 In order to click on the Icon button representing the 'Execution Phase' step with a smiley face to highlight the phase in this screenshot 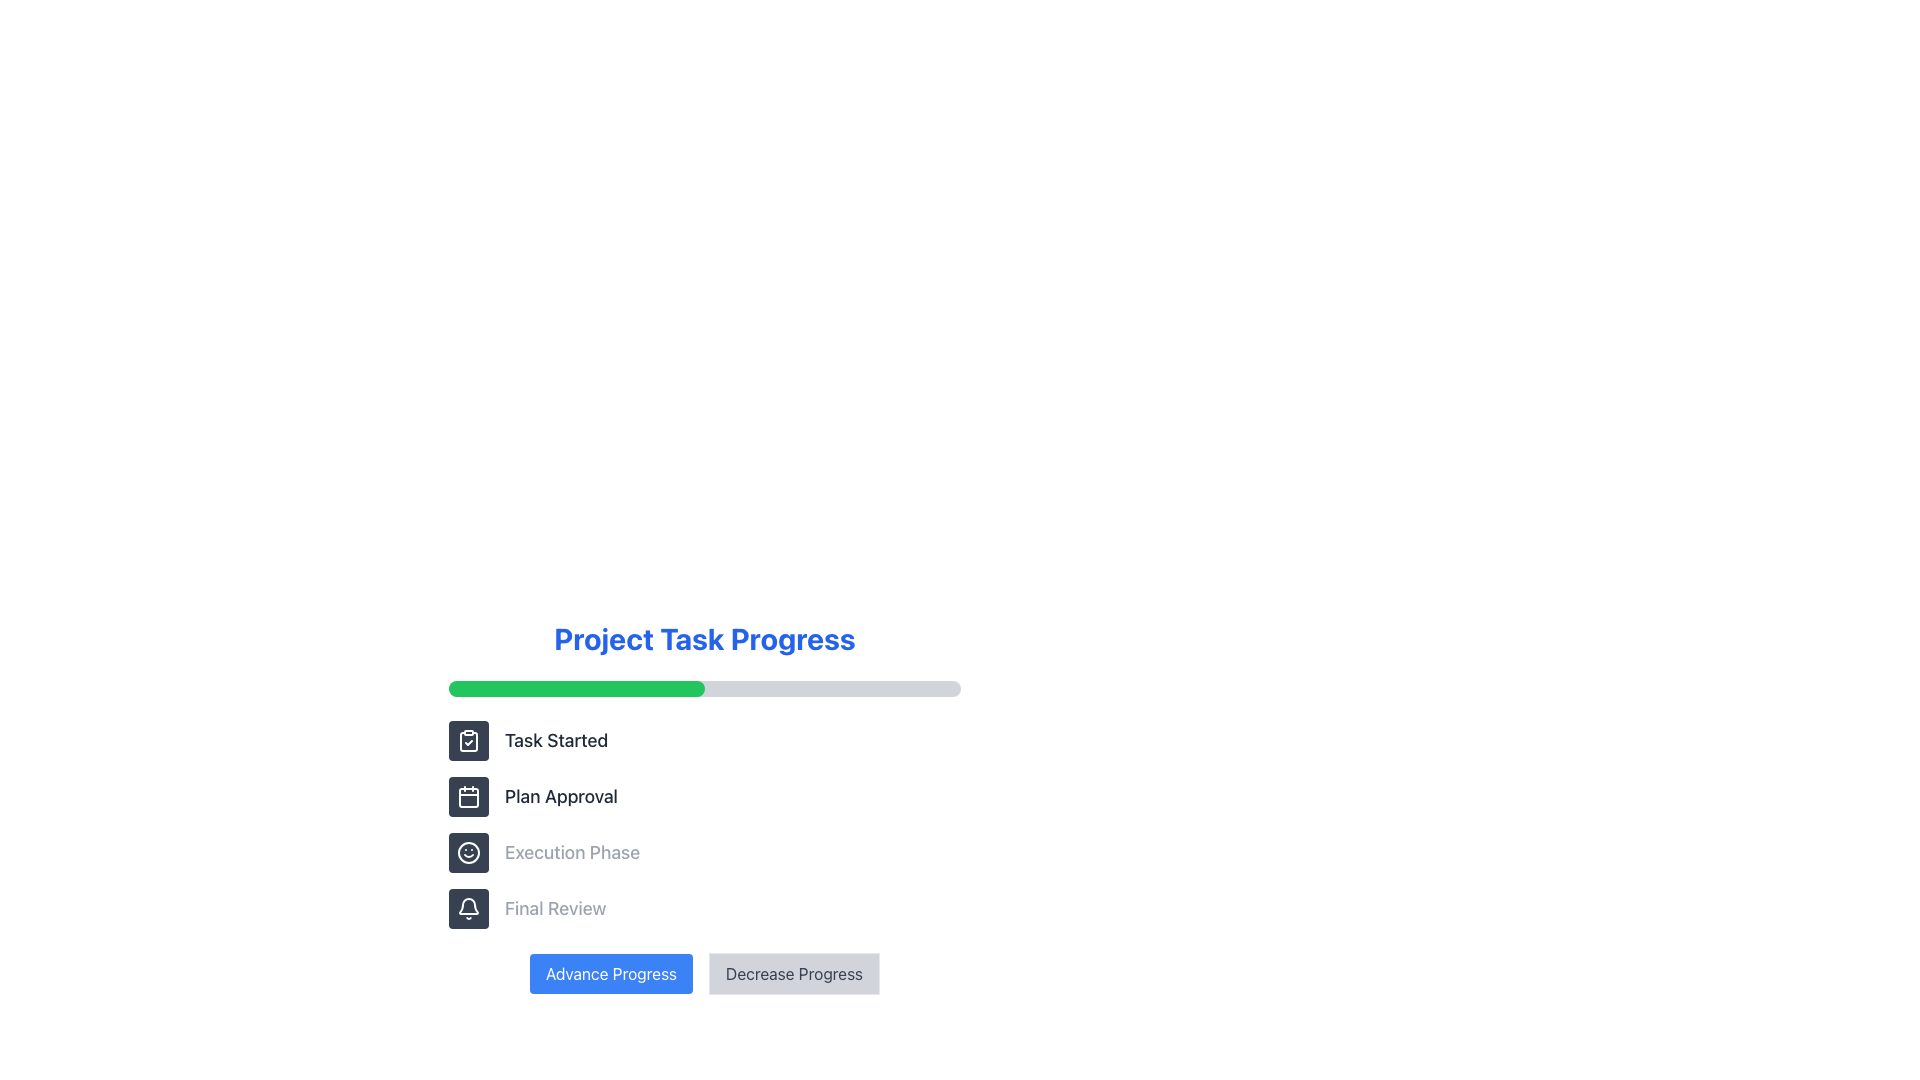, I will do `click(468, 852)`.